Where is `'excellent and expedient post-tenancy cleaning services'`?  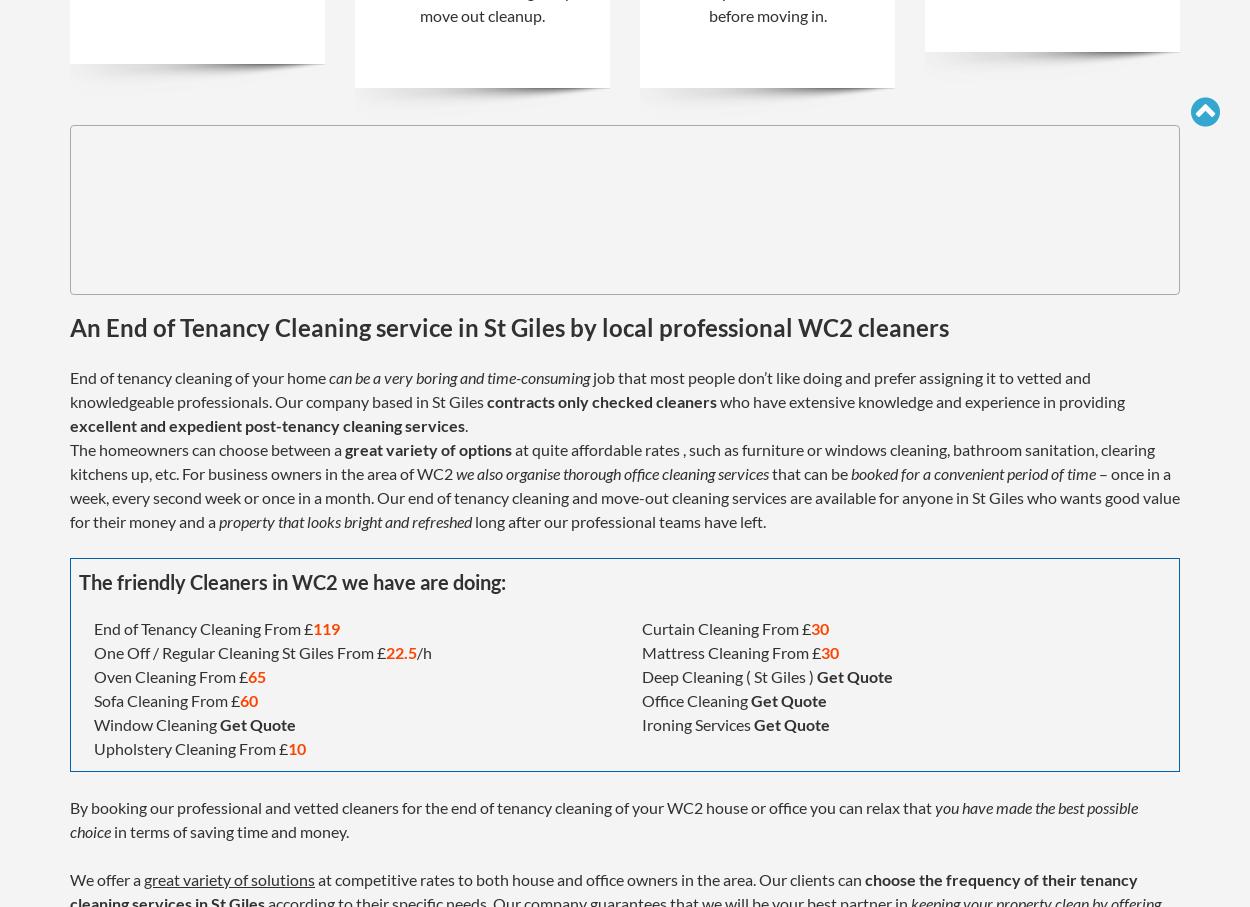 'excellent and expedient post-tenancy cleaning services' is located at coordinates (69, 423).